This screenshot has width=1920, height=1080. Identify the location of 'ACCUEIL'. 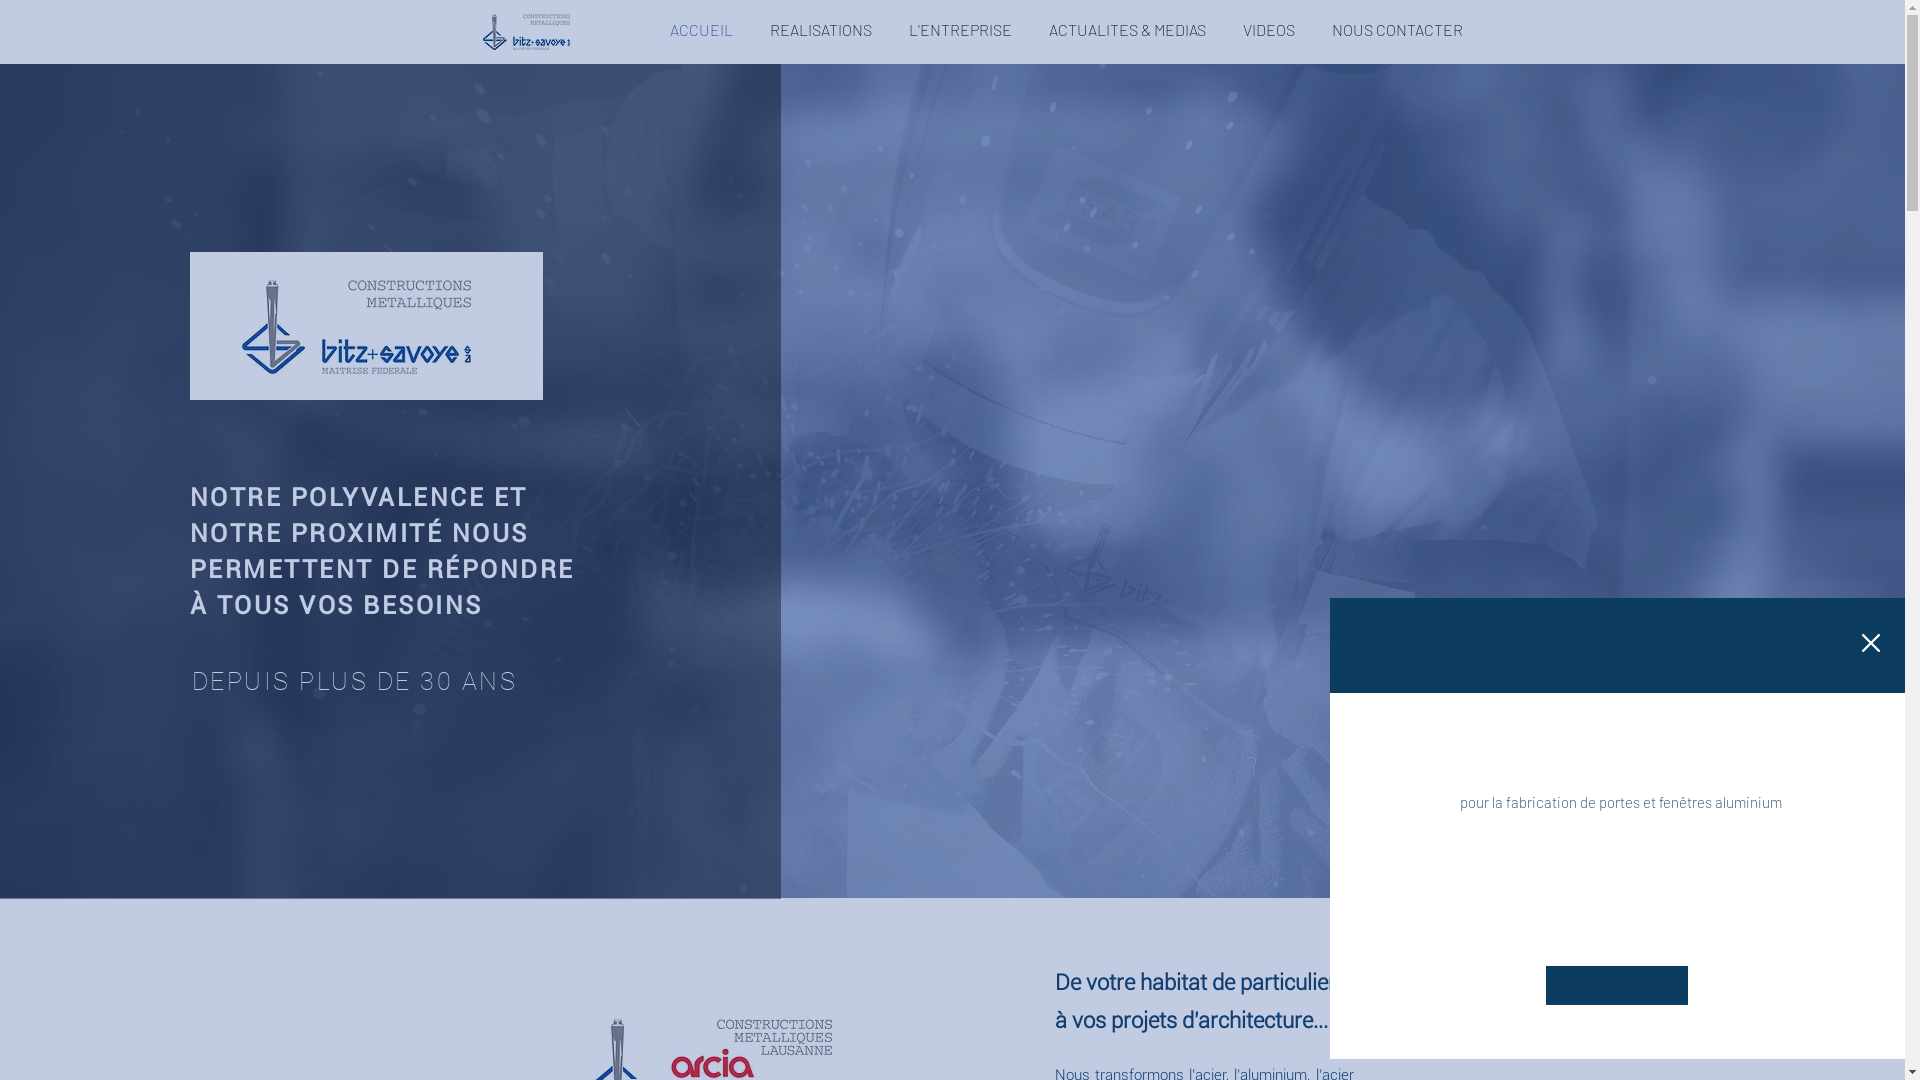
(652, 30).